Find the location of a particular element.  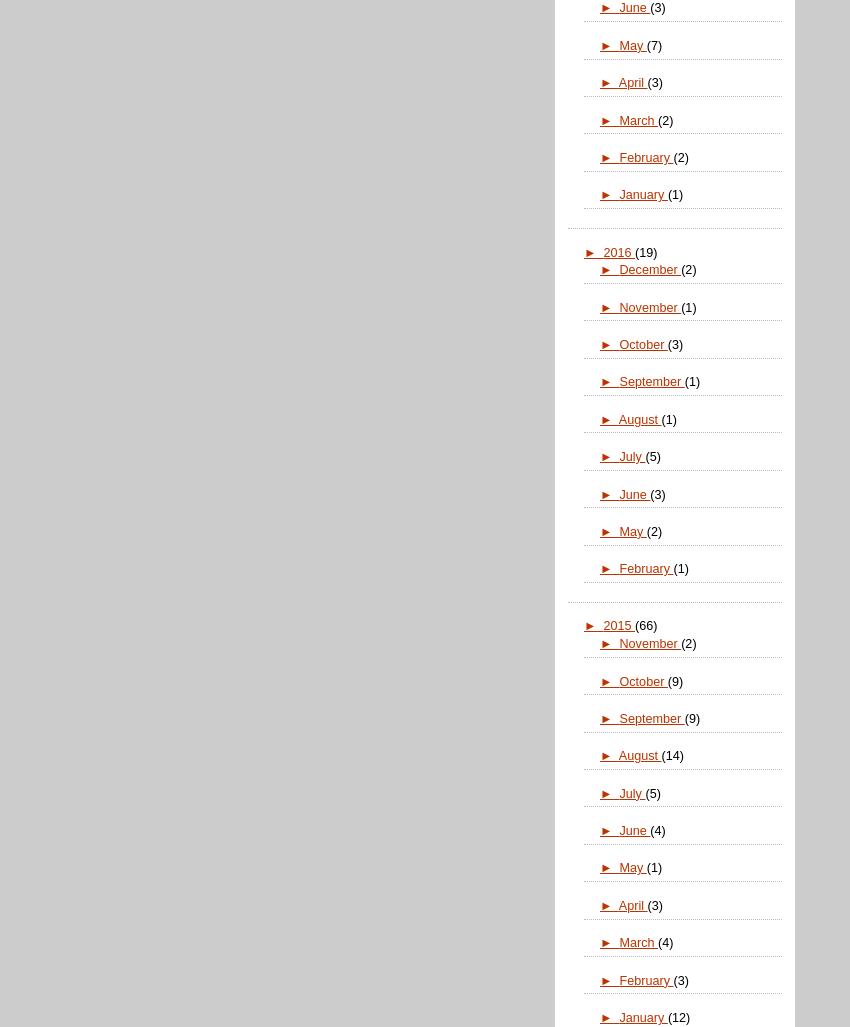

'(19)' is located at coordinates (646, 252).